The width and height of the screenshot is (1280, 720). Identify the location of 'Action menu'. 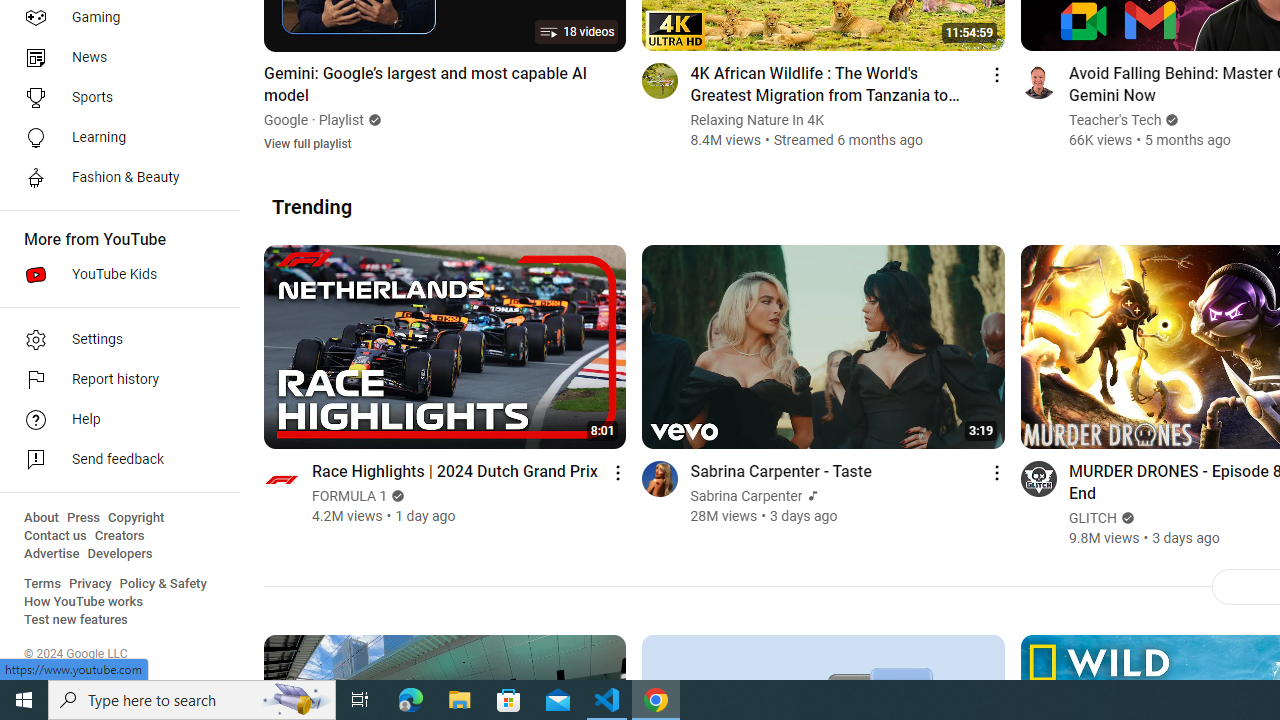
(996, 472).